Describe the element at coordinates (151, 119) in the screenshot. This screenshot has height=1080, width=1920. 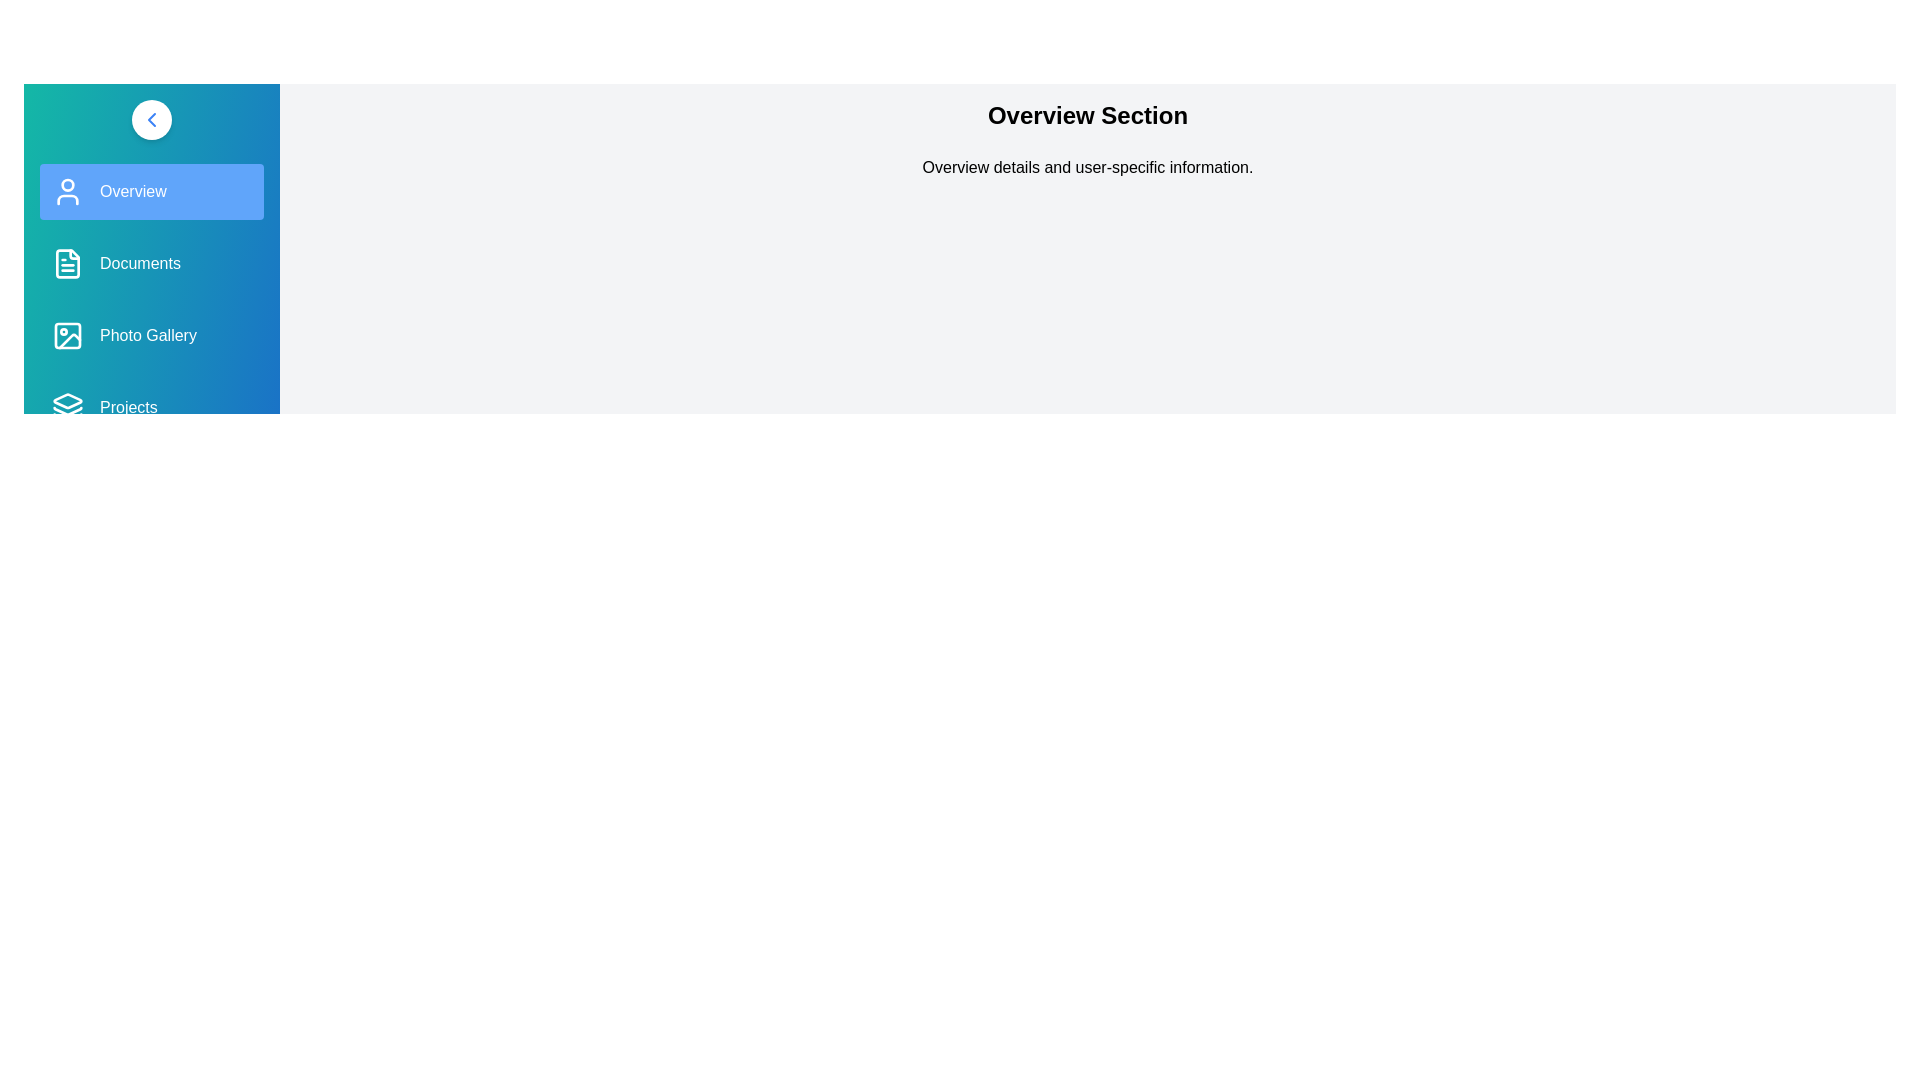
I see `the drawer toggle button to toggle its visibility` at that location.